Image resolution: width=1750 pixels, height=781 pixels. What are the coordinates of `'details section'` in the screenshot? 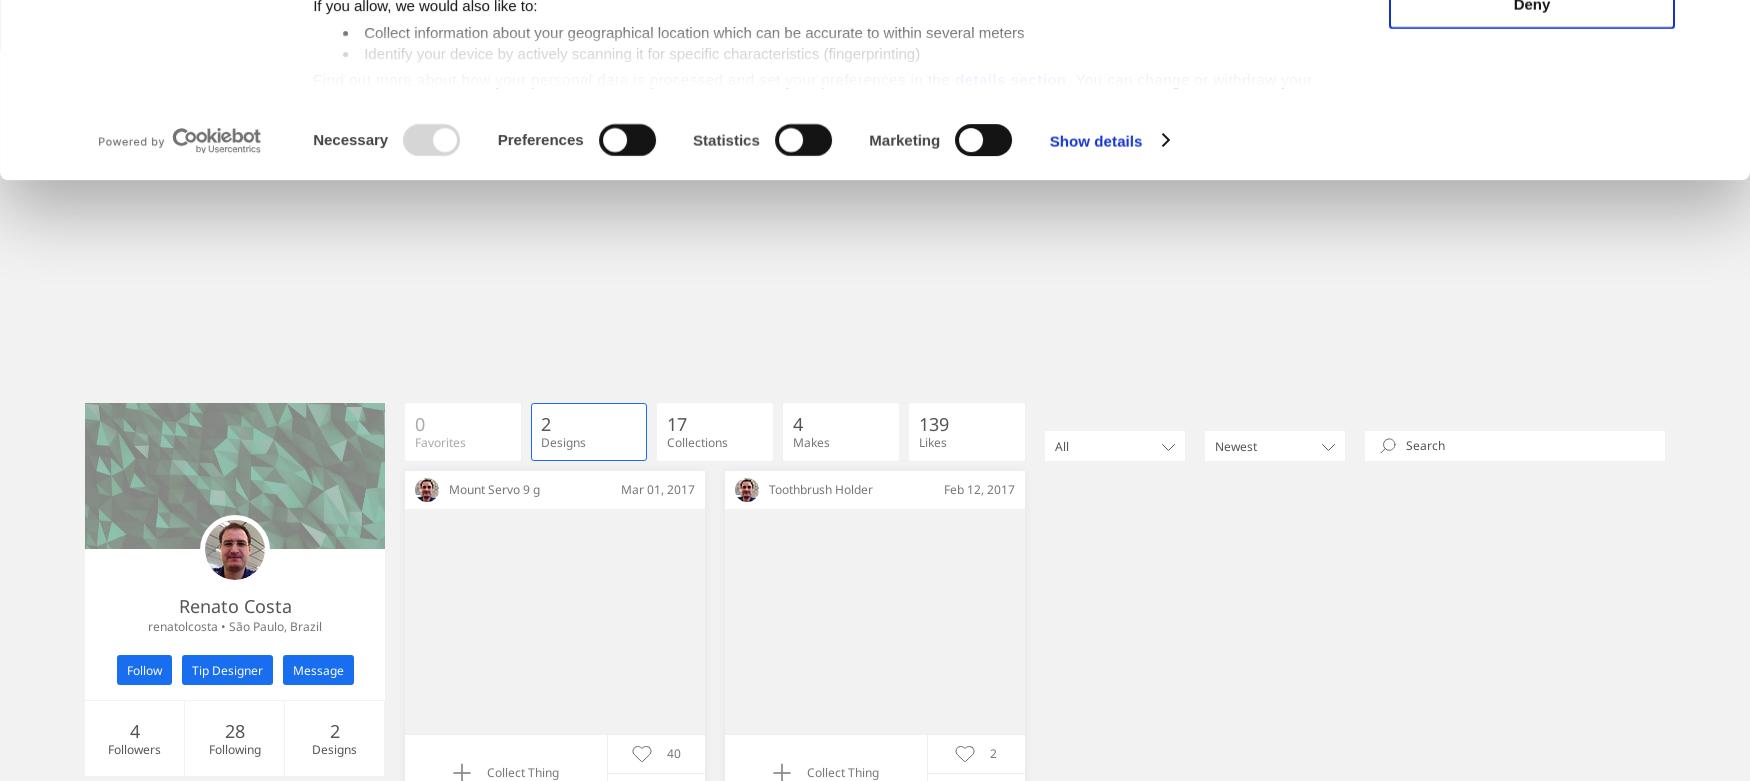 It's located at (1008, 237).